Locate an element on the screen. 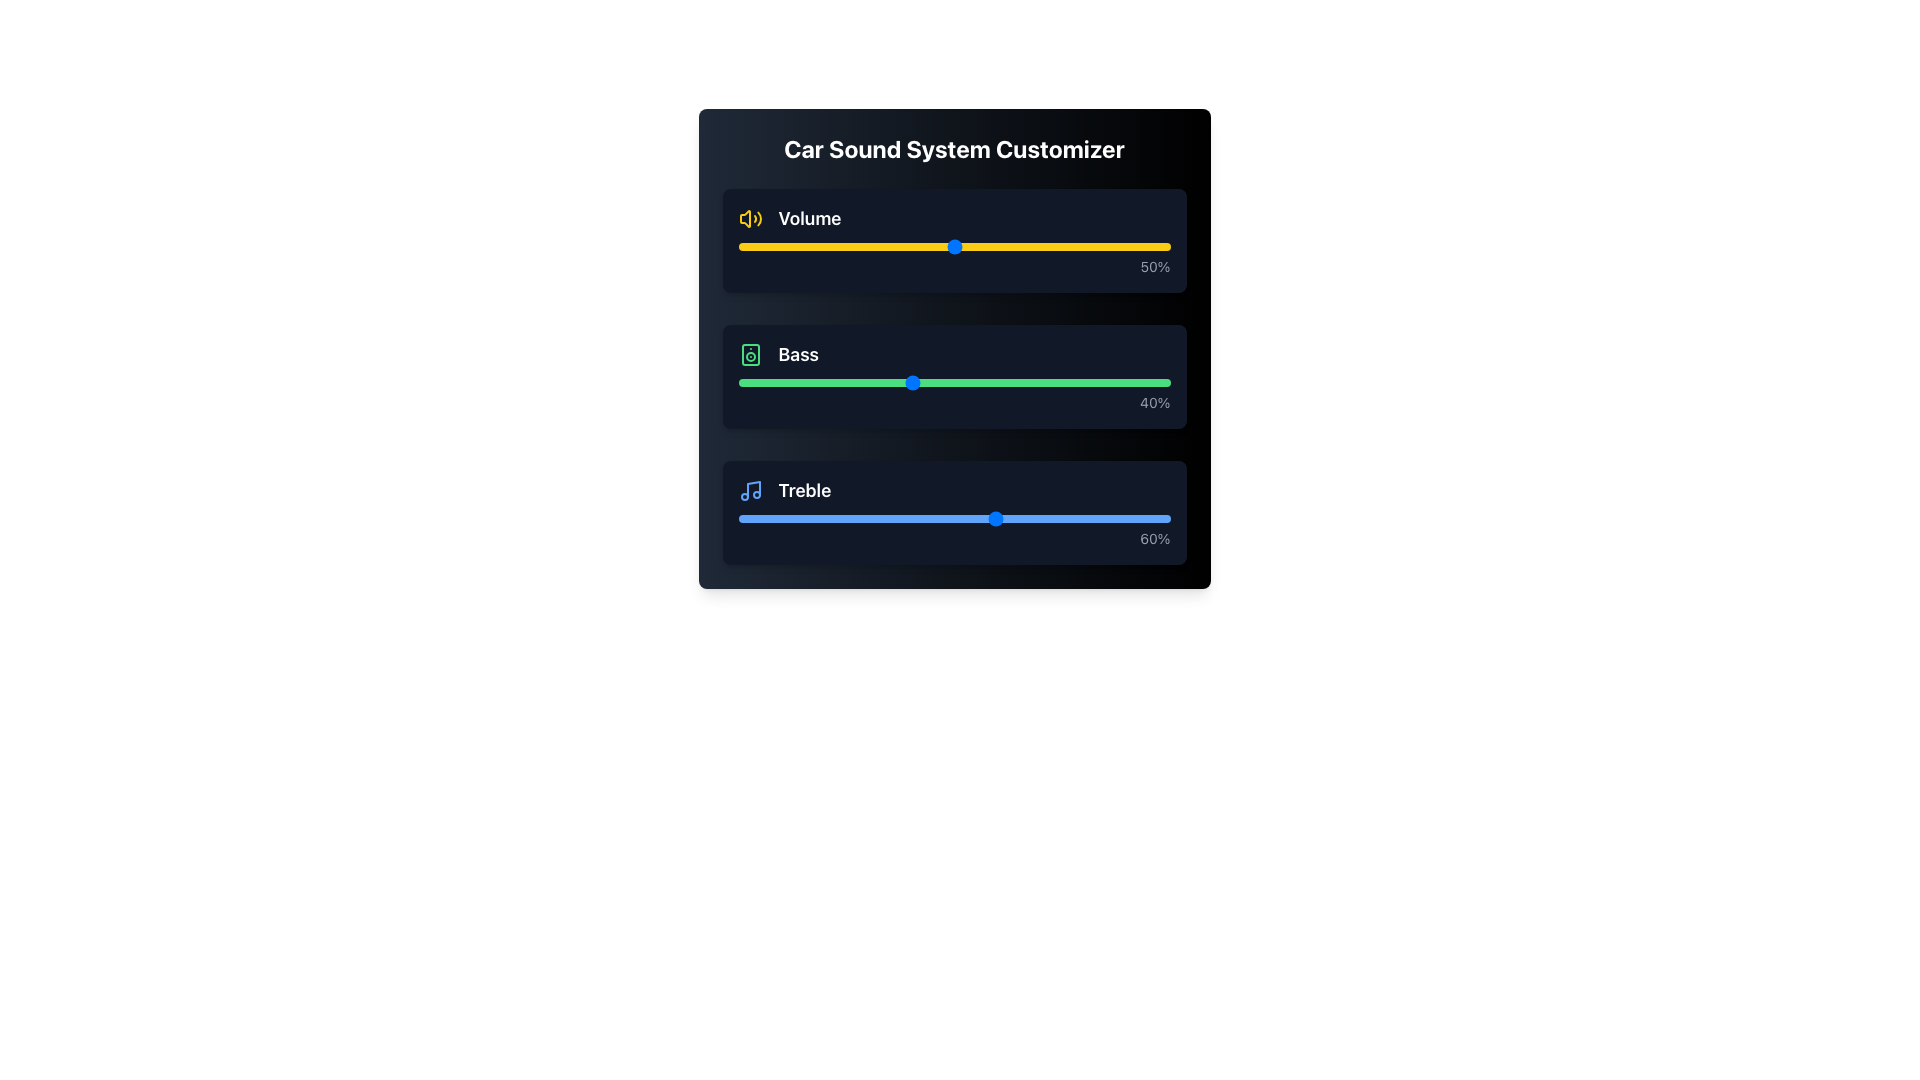  the bass level is located at coordinates (944, 382).